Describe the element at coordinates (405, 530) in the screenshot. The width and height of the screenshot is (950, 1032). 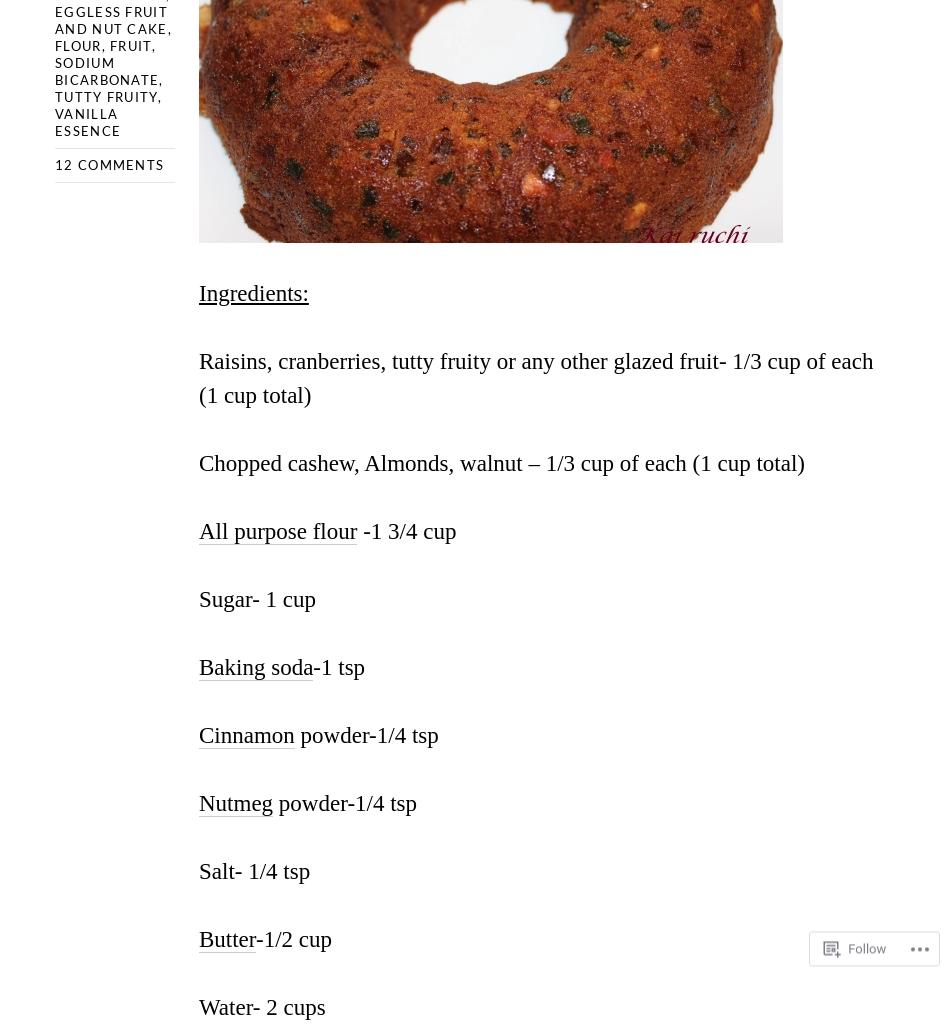
I see `'-1 3/4 cup'` at that location.